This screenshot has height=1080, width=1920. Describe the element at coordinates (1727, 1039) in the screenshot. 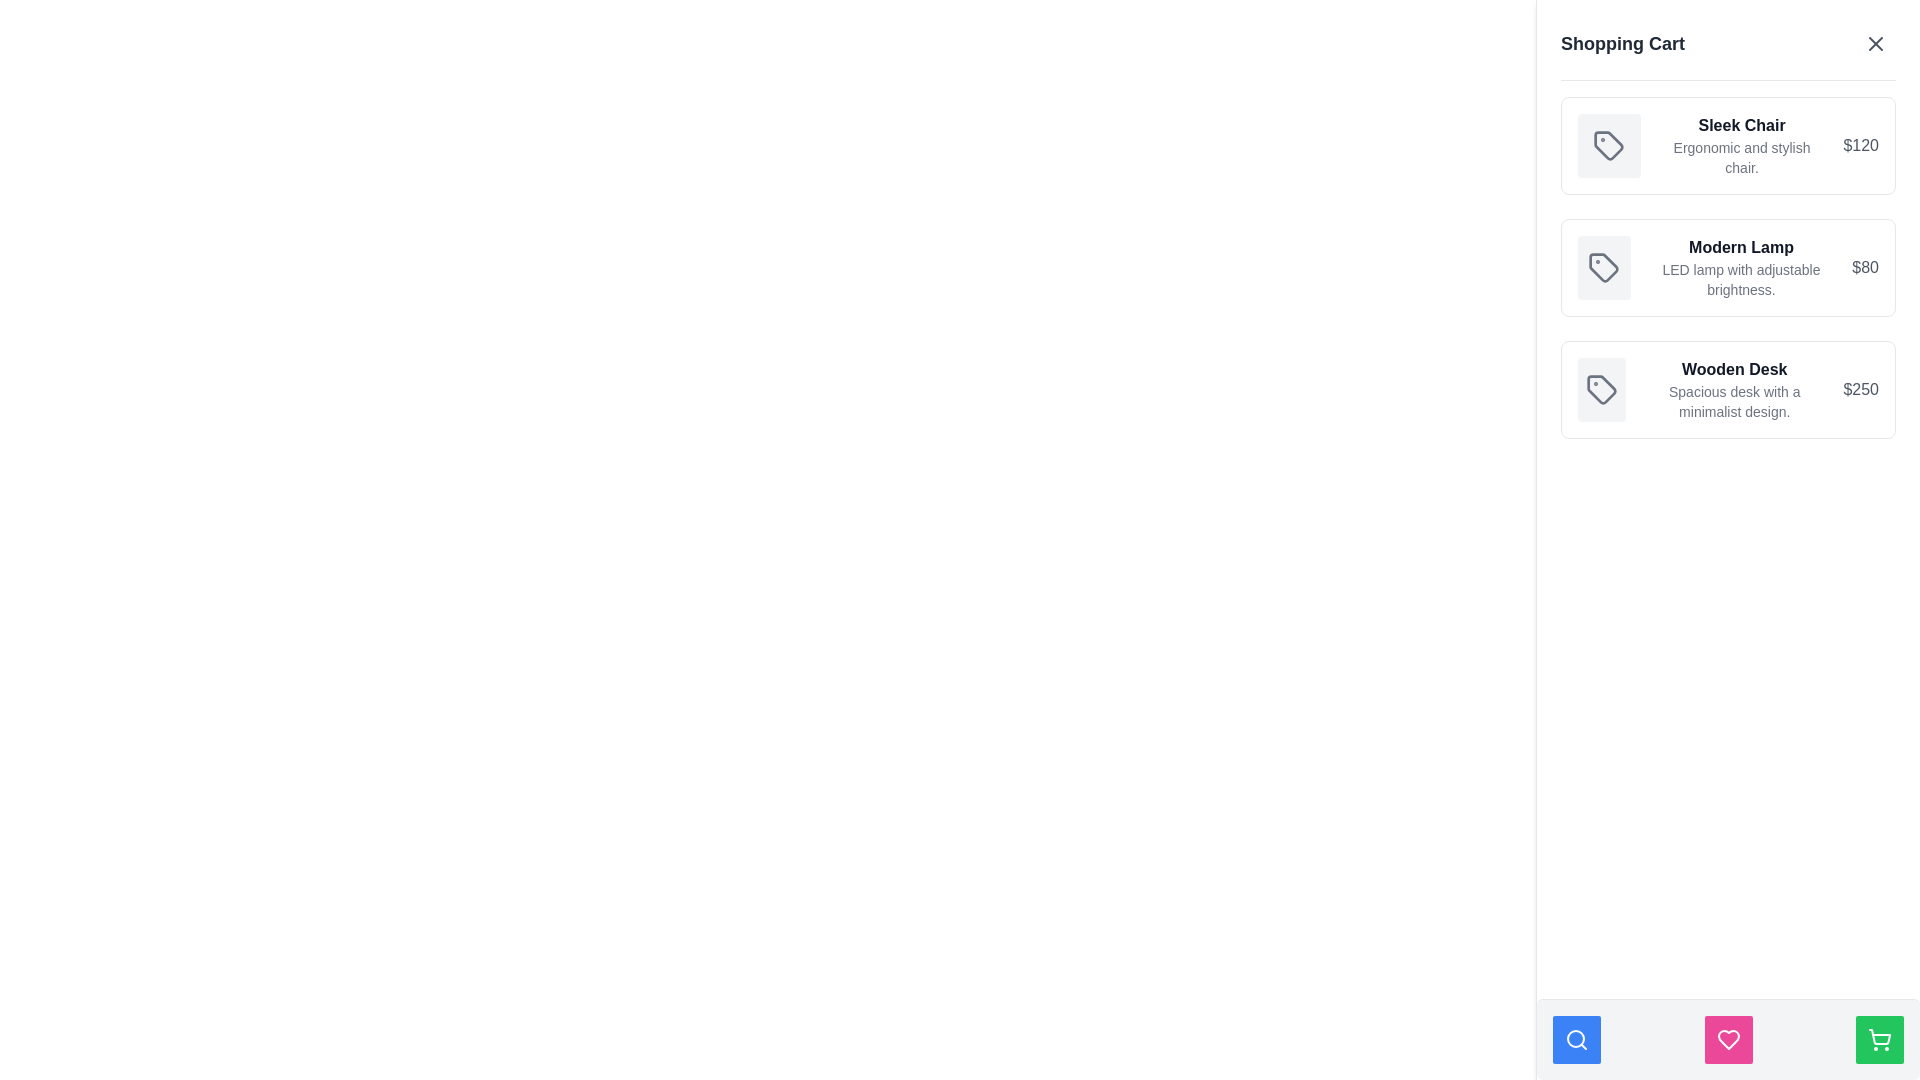

I see `the middle button with a heart icon, located in the bottom center of the interface` at that location.